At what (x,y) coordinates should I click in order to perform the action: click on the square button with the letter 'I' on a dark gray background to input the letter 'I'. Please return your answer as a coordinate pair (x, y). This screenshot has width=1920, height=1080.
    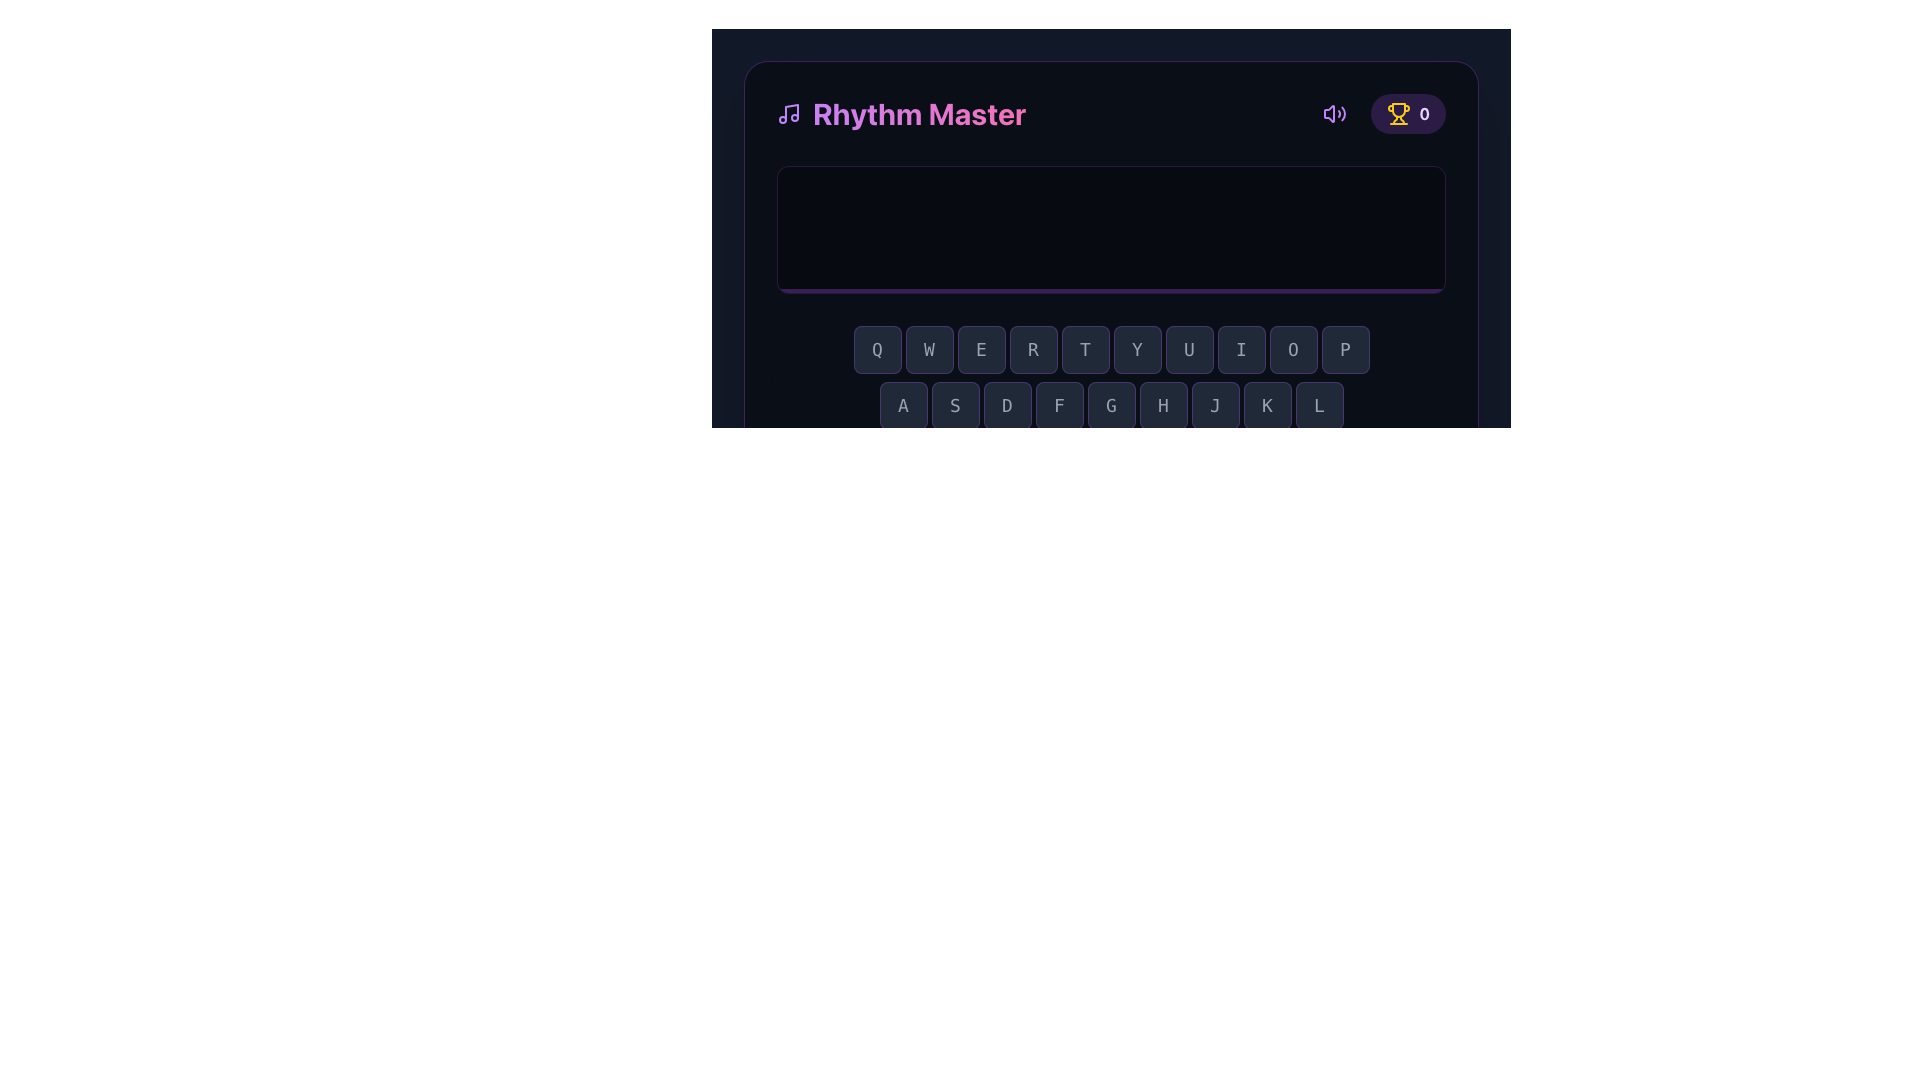
    Looking at the image, I should click on (1240, 349).